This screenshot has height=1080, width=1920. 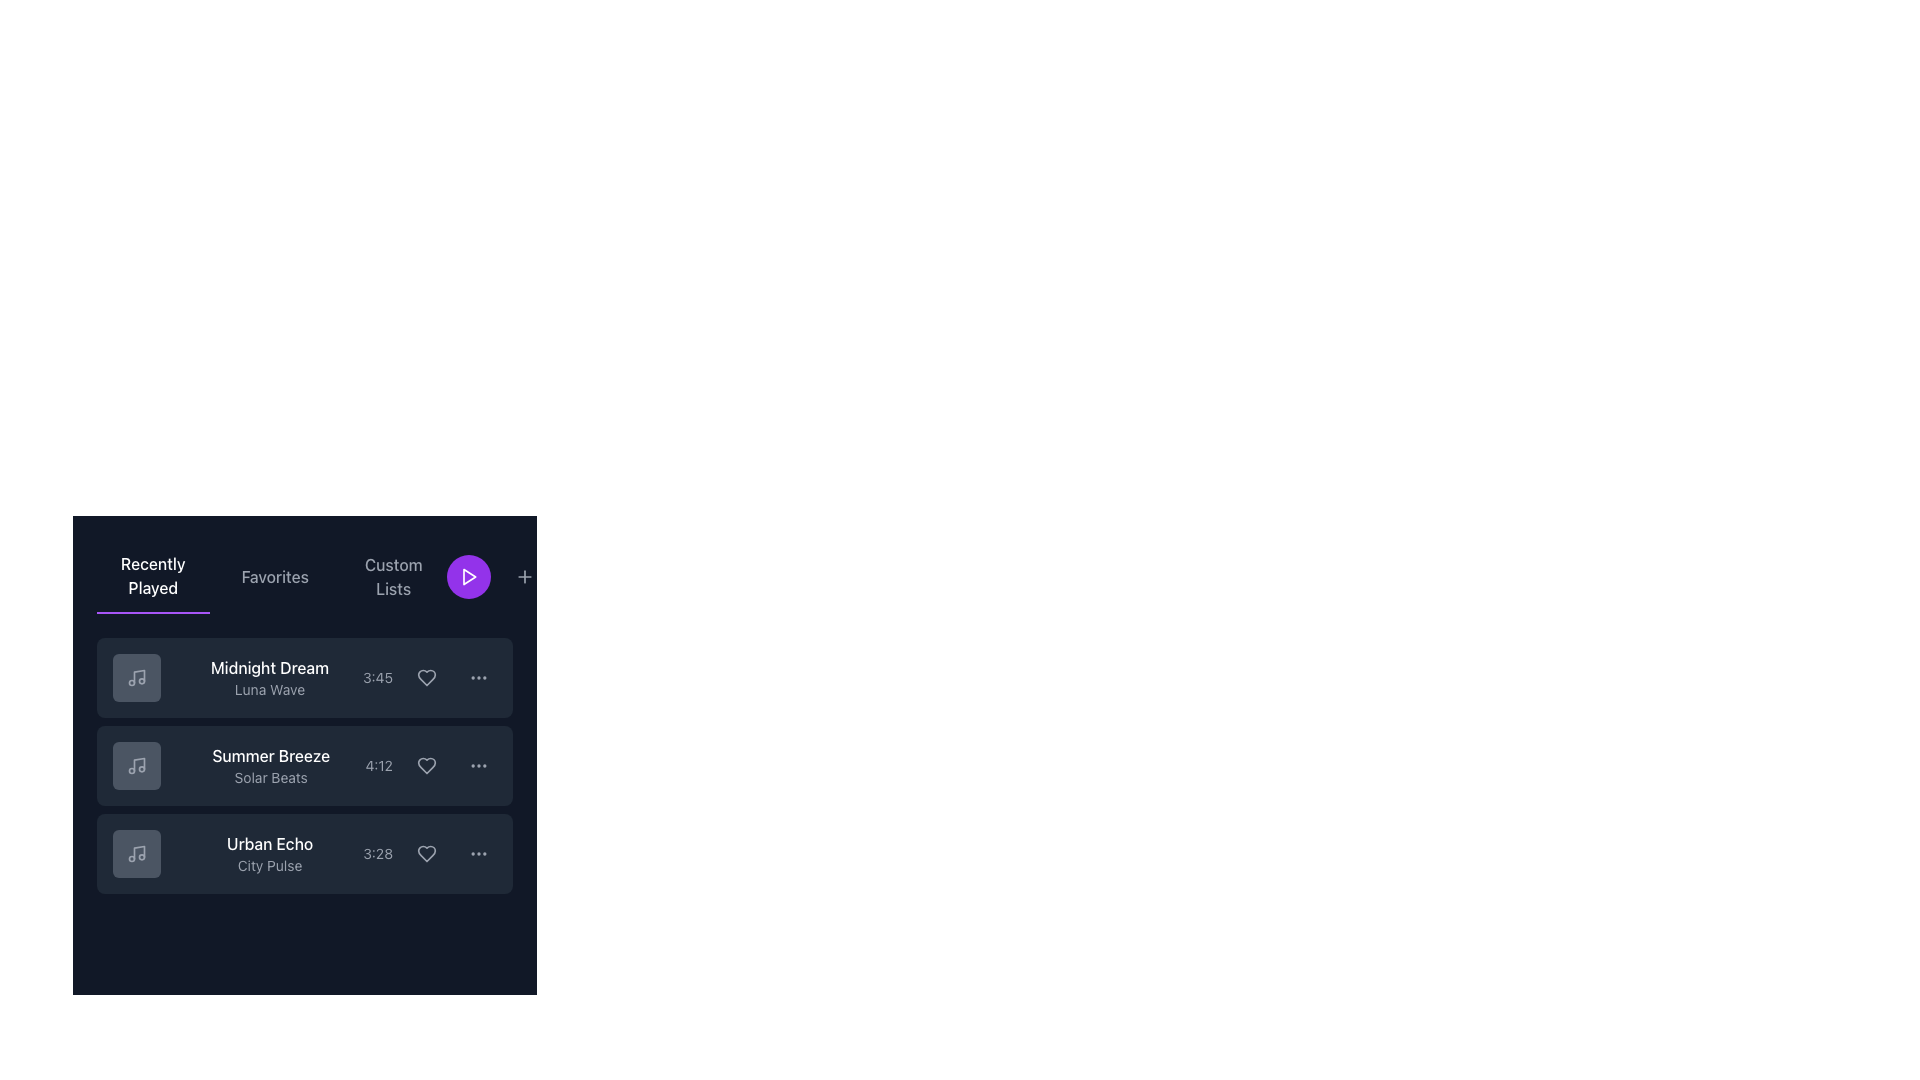 What do you see at coordinates (270, 777) in the screenshot?
I see `the text label reading 'Solar Beats', which is styled in gray and positioned below 'Summer Breeze' in the 'Recently Played' section` at bounding box center [270, 777].